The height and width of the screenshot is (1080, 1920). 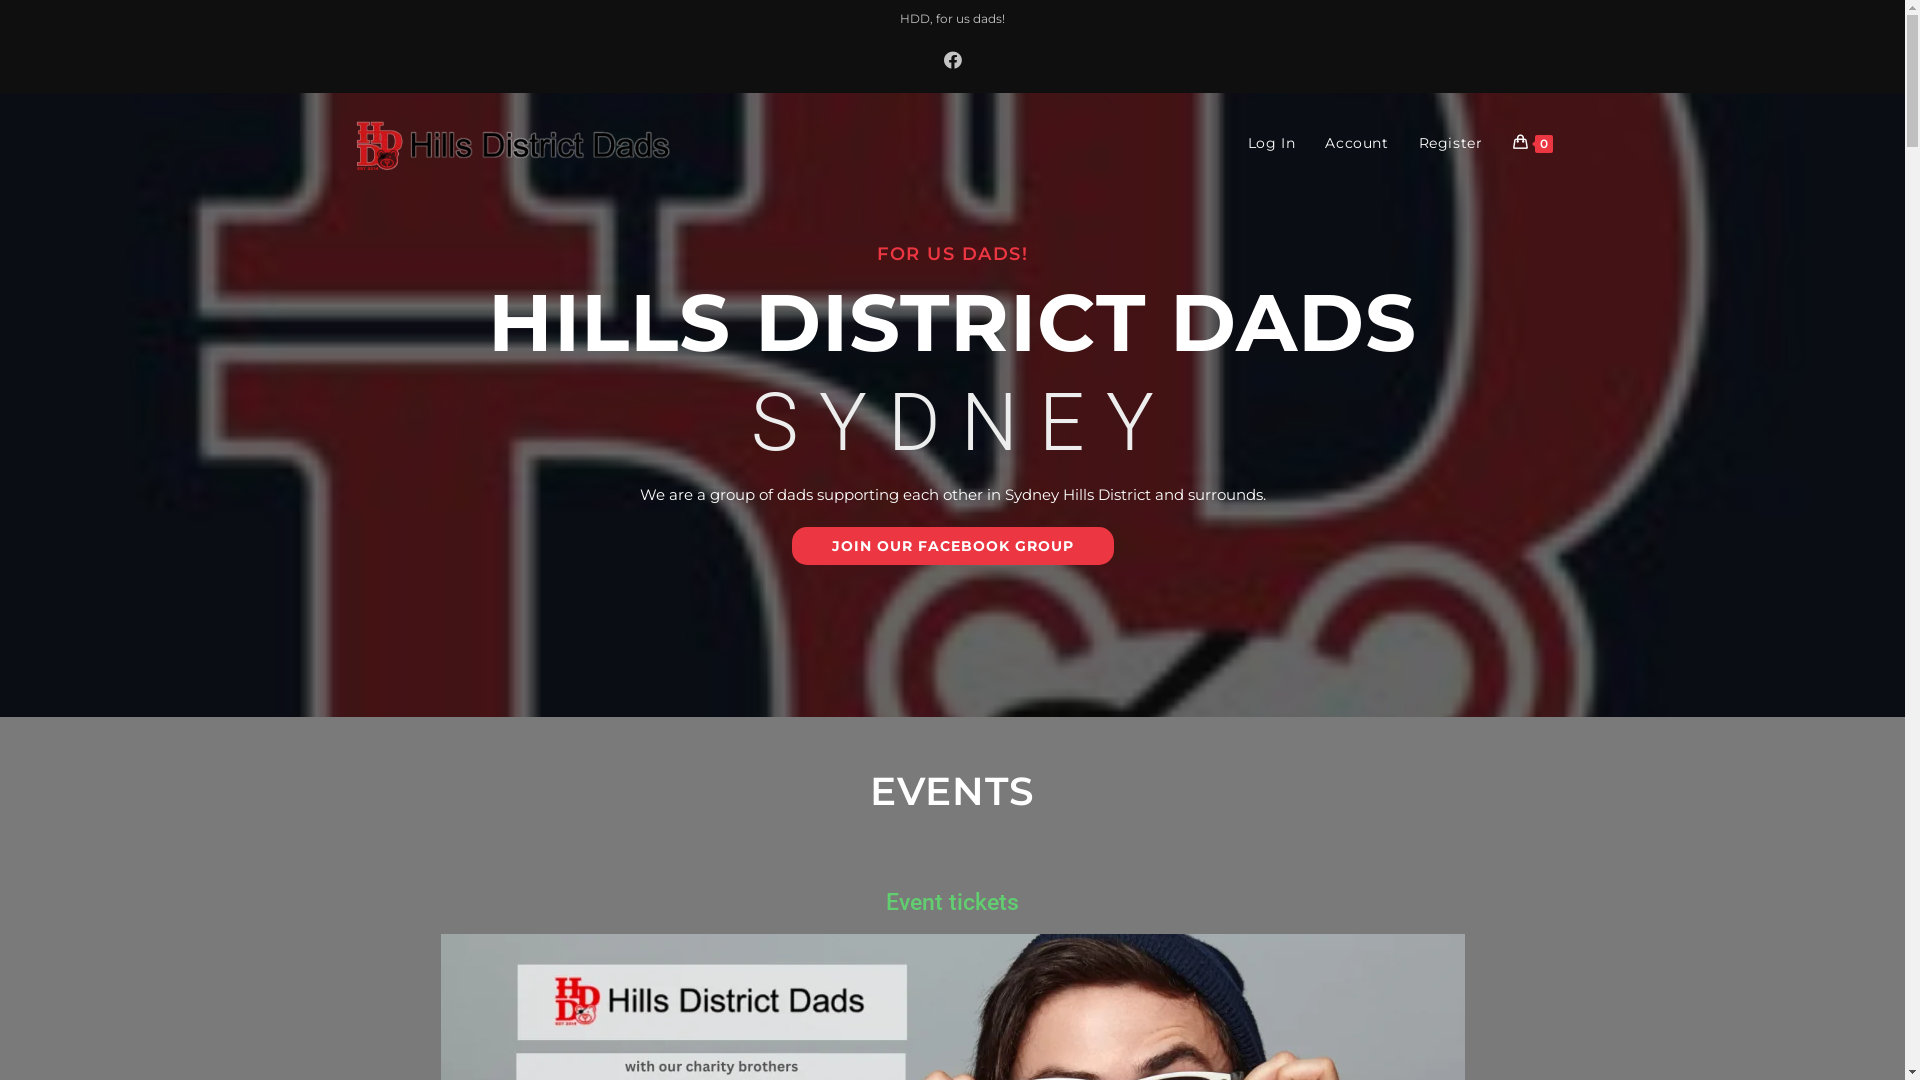 What do you see at coordinates (1356, 141) in the screenshot?
I see `'Account'` at bounding box center [1356, 141].